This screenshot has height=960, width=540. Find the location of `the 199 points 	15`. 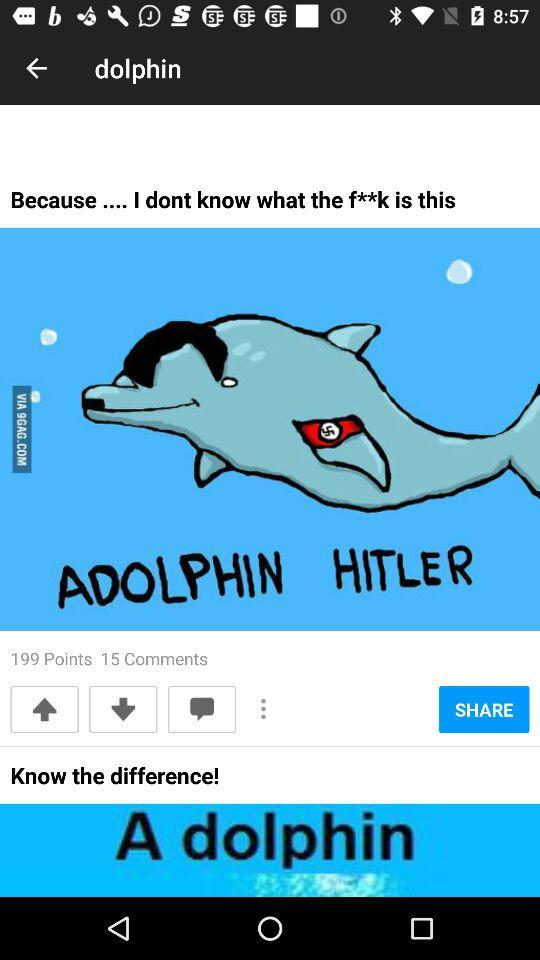

the 199 points 	15 is located at coordinates (109, 657).